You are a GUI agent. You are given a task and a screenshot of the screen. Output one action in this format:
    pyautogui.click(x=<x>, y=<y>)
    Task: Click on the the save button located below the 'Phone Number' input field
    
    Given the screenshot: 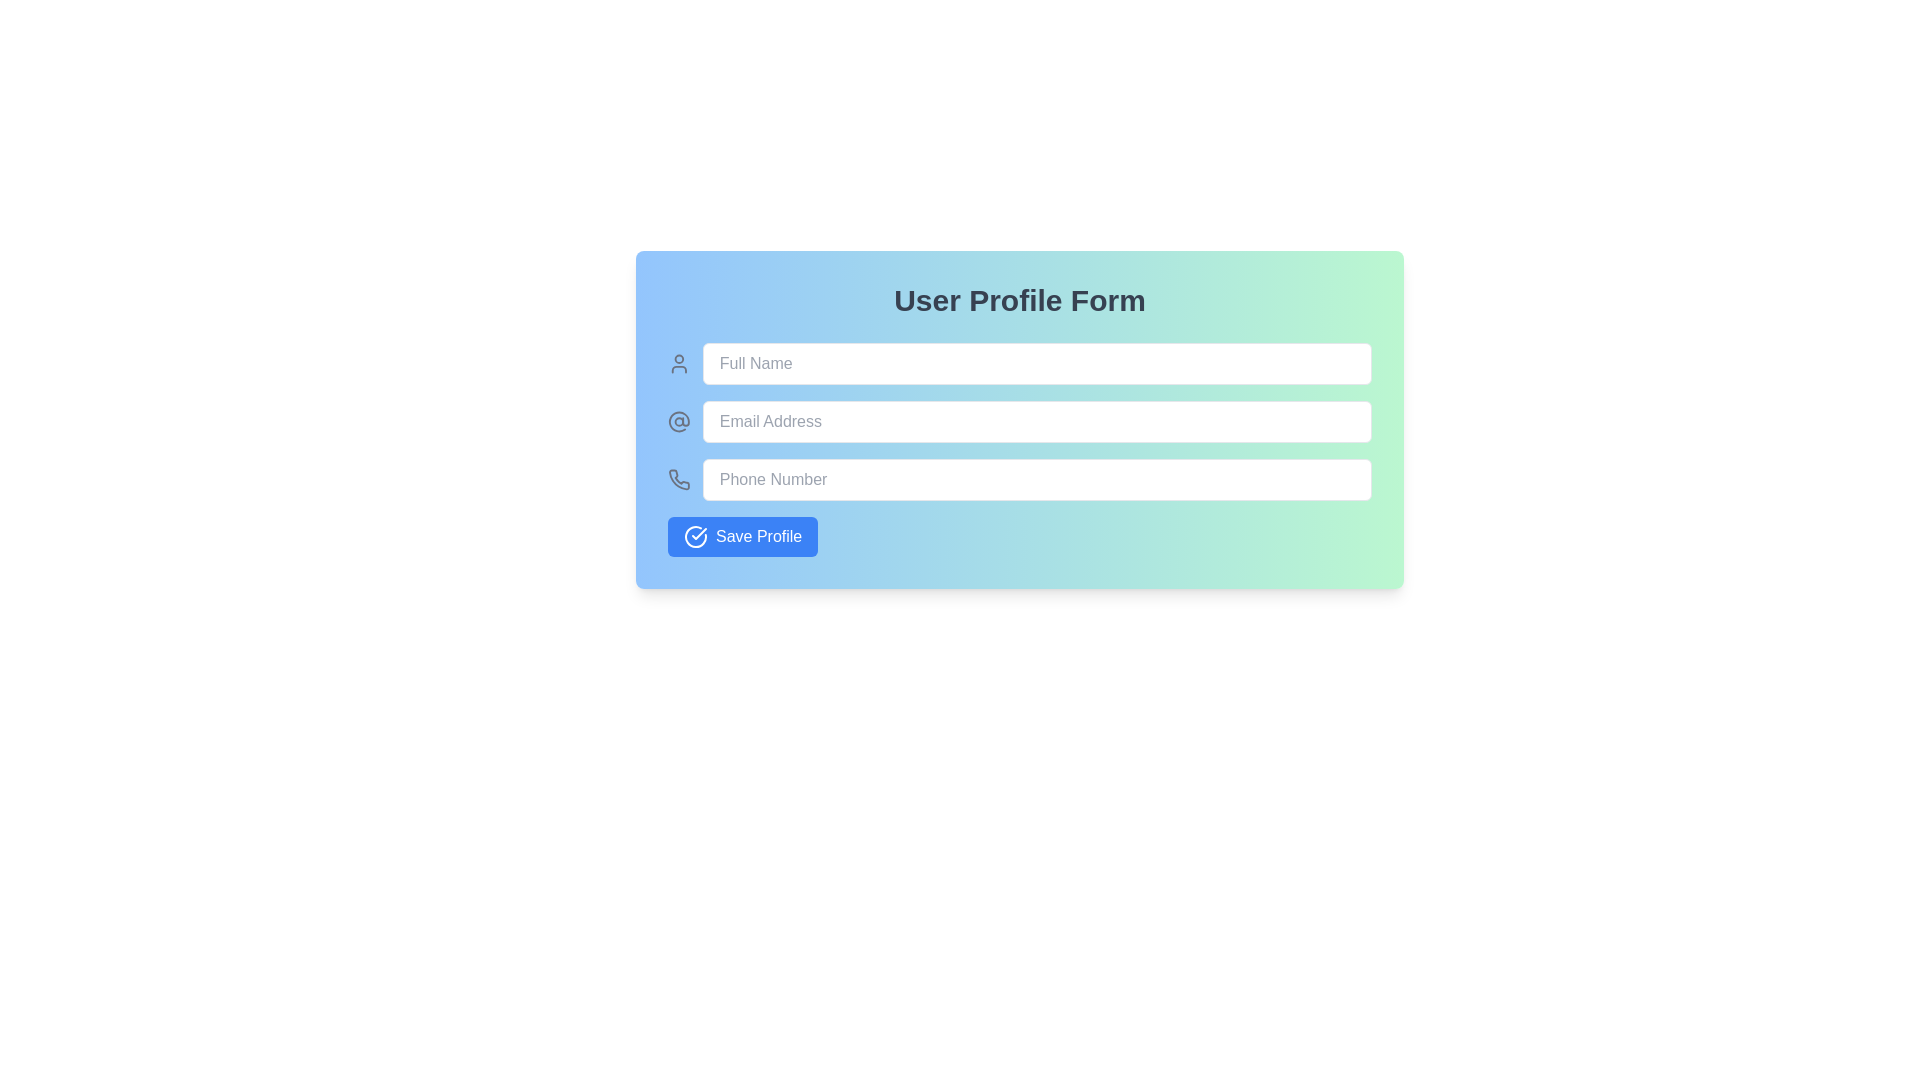 What is the action you would take?
    pyautogui.click(x=742, y=535)
    